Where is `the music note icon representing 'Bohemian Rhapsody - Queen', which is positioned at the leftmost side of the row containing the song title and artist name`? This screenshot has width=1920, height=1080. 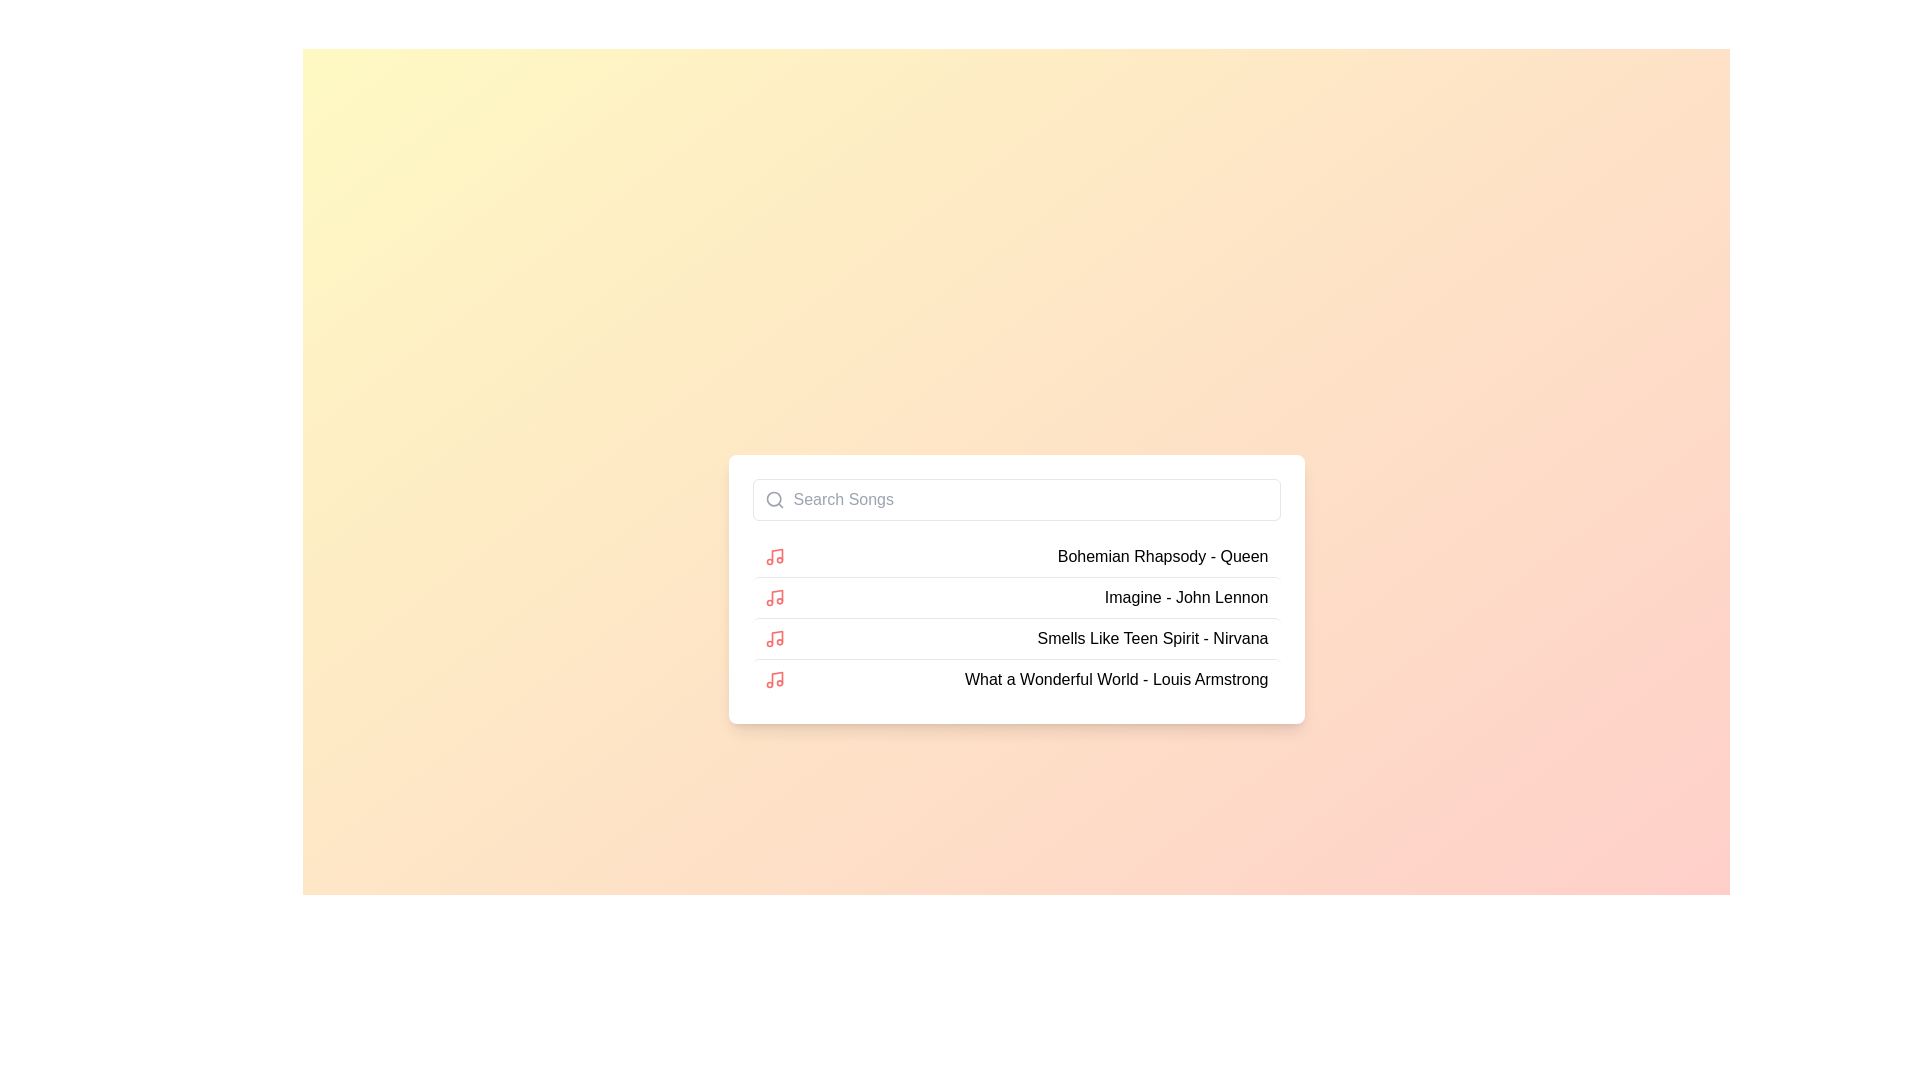 the music note icon representing 'Bohemian Rhapsody - Queen', which is positioned at the leftmost side of the row containing the song title and artist name is located at coordinates (773, 556).